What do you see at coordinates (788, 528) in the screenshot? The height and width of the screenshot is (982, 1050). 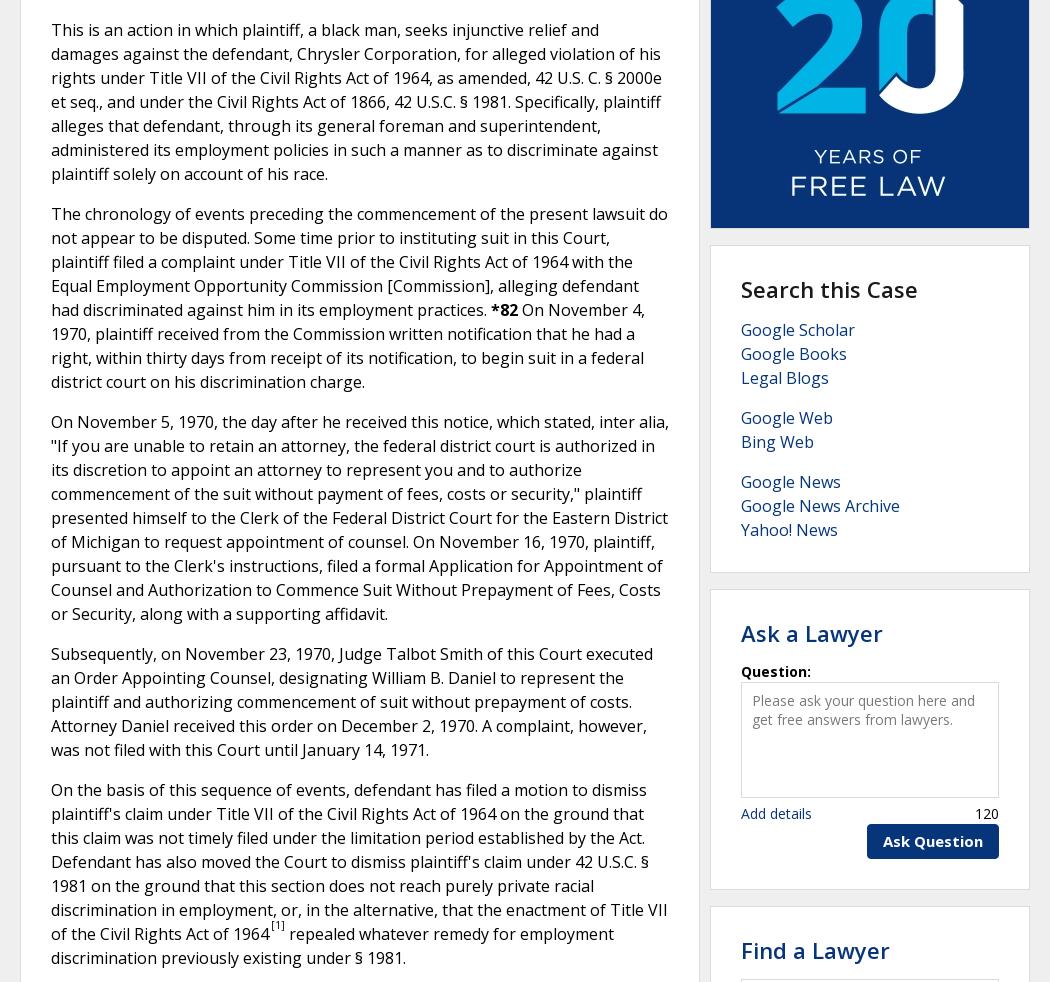 I see `'Yahoo! News'` at bounding box center [788, 528].